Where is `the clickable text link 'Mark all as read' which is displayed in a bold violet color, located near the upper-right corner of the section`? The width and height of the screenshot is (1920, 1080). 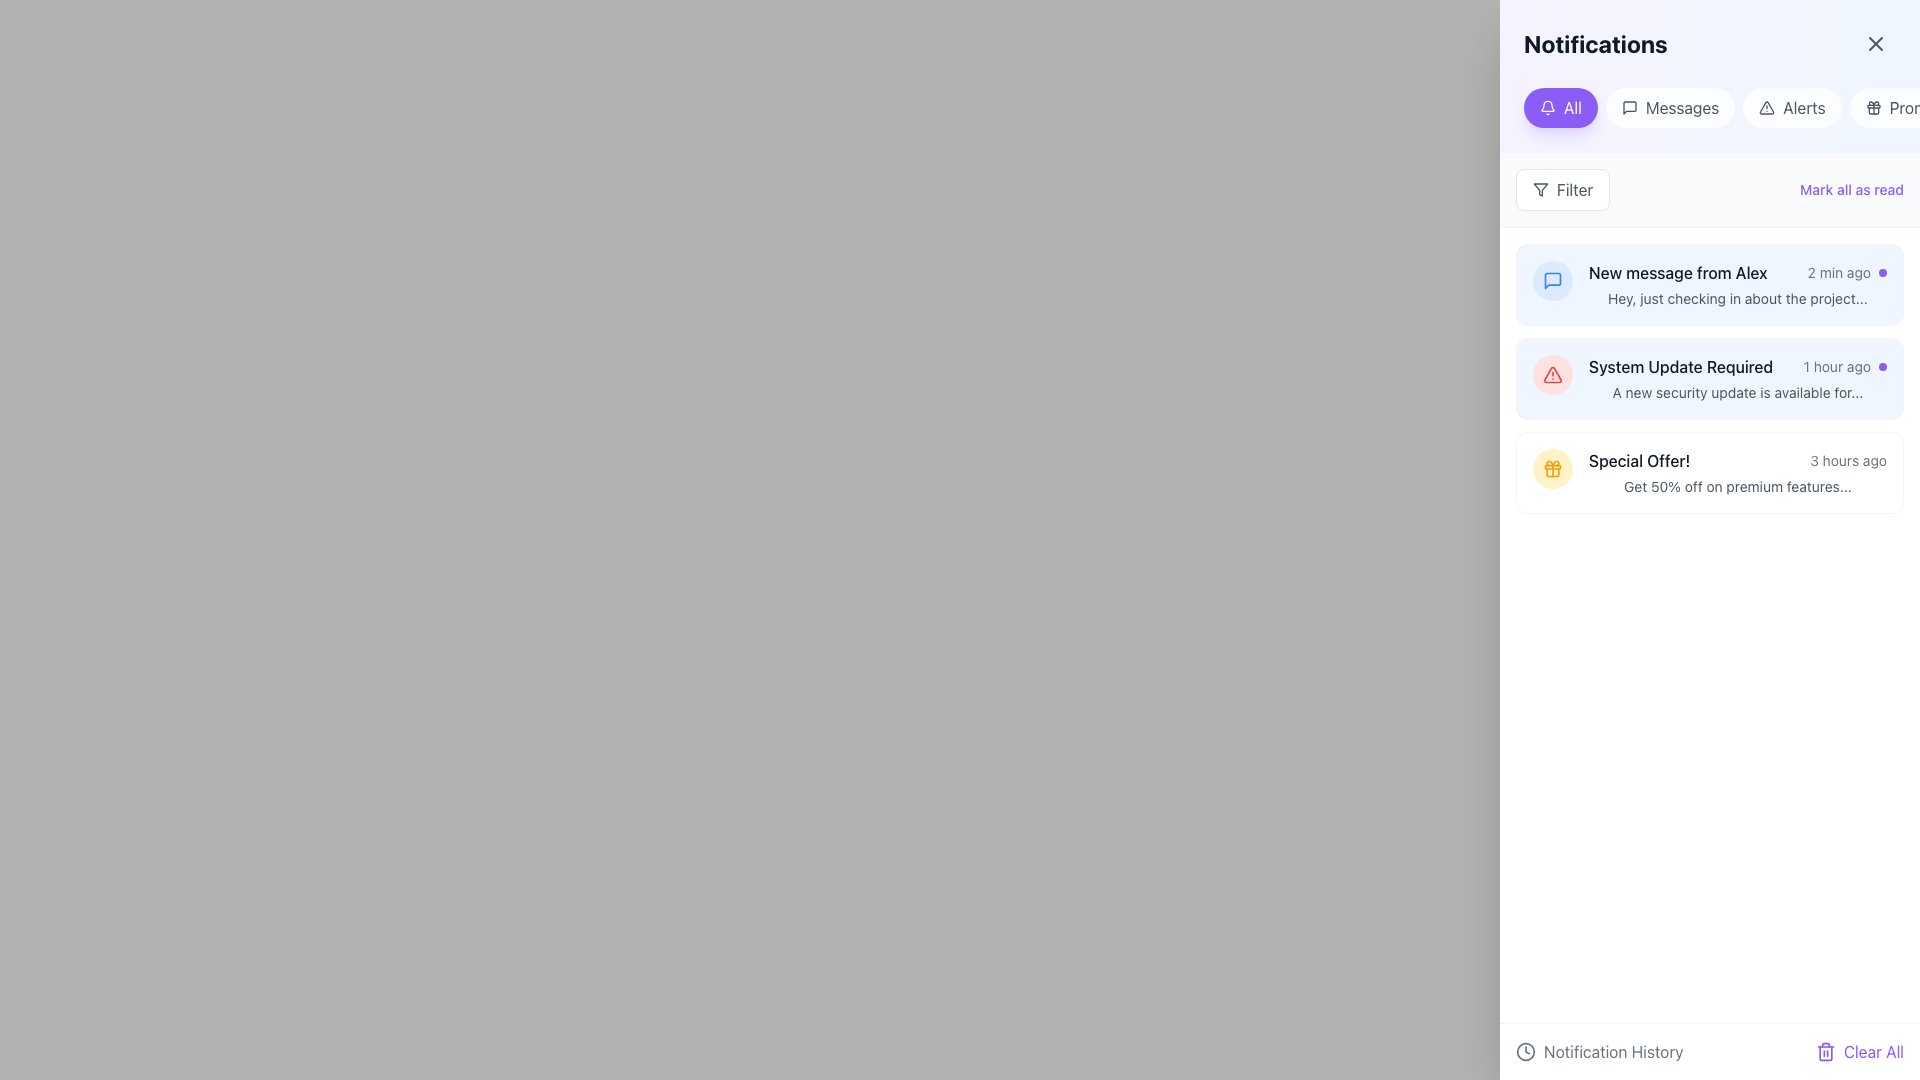 the clickable text link 'Mark all as read' which is displayed in a bold violet color, located near the upper-right corner of the section is located at coordinates (1851, 189).